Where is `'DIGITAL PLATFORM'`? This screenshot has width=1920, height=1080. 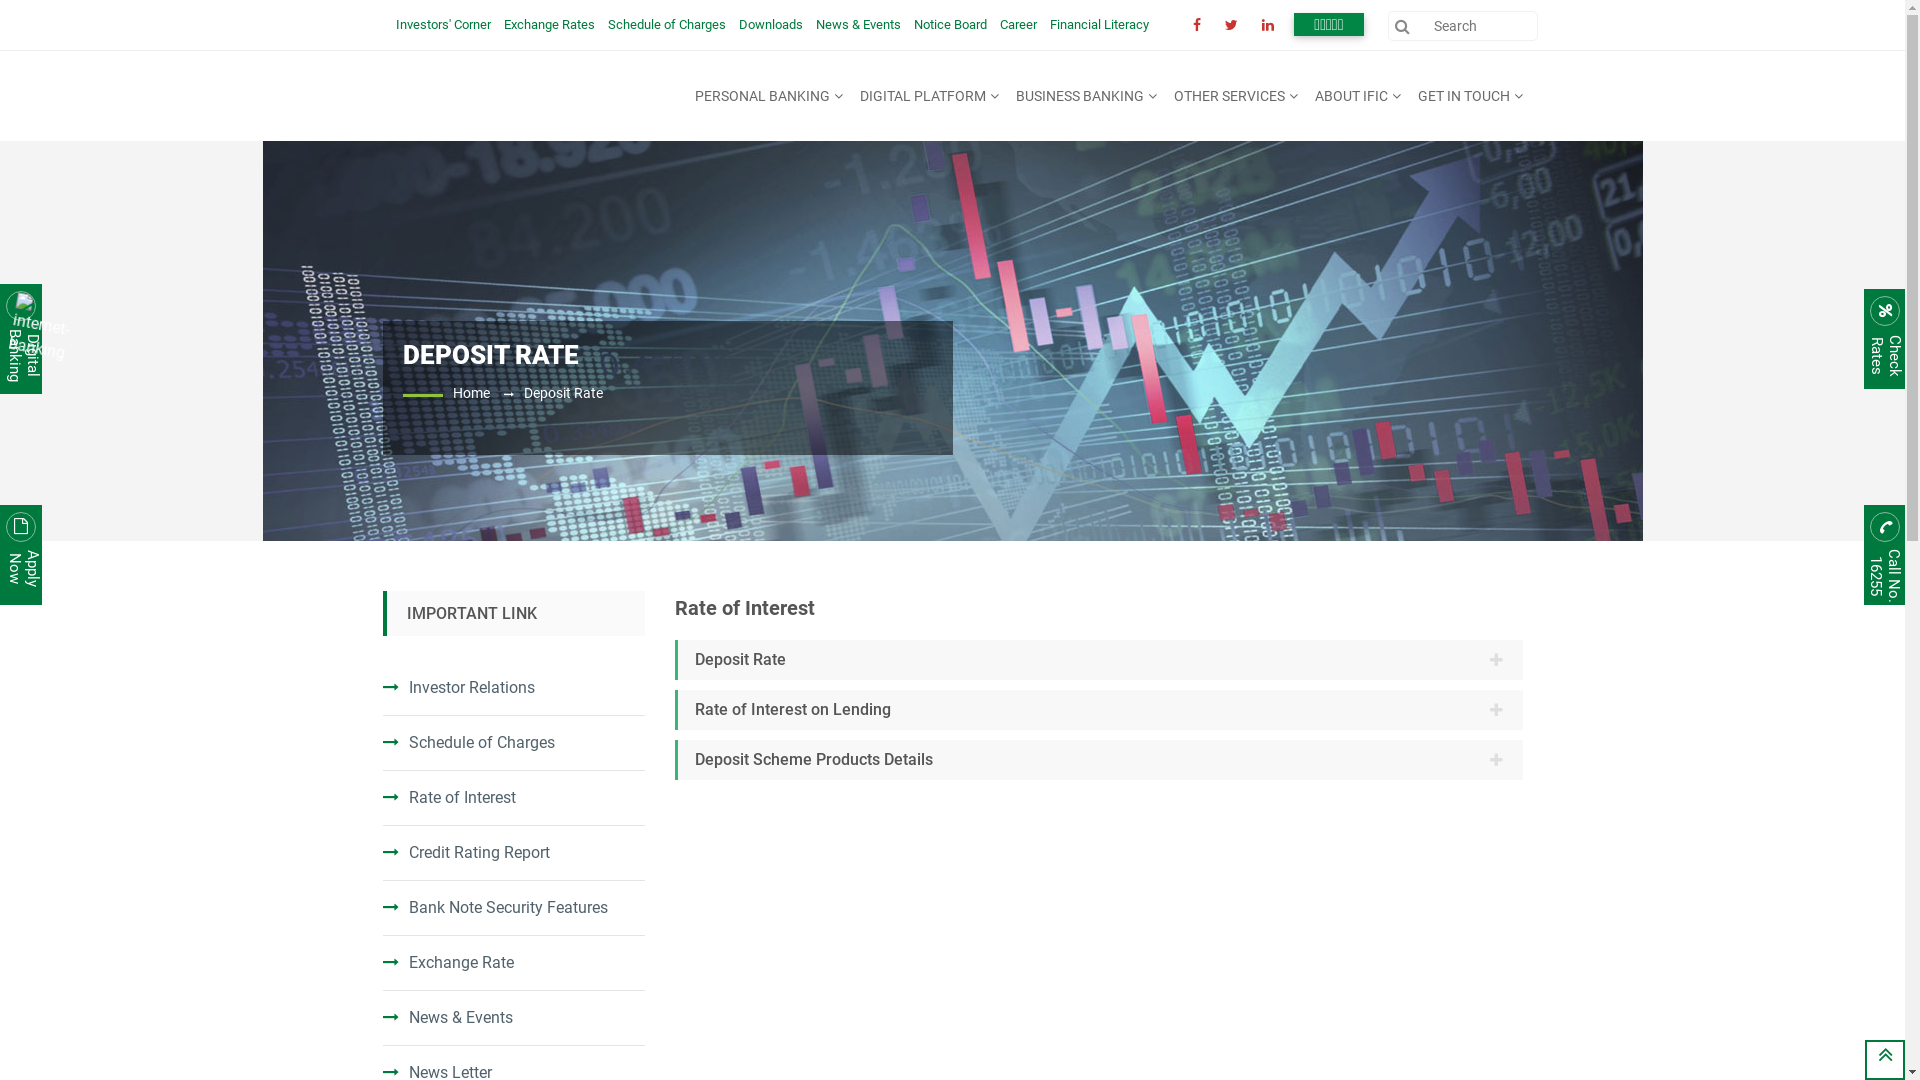 'DIGITAL PLATFORM' is located at coordinates (929, 96).